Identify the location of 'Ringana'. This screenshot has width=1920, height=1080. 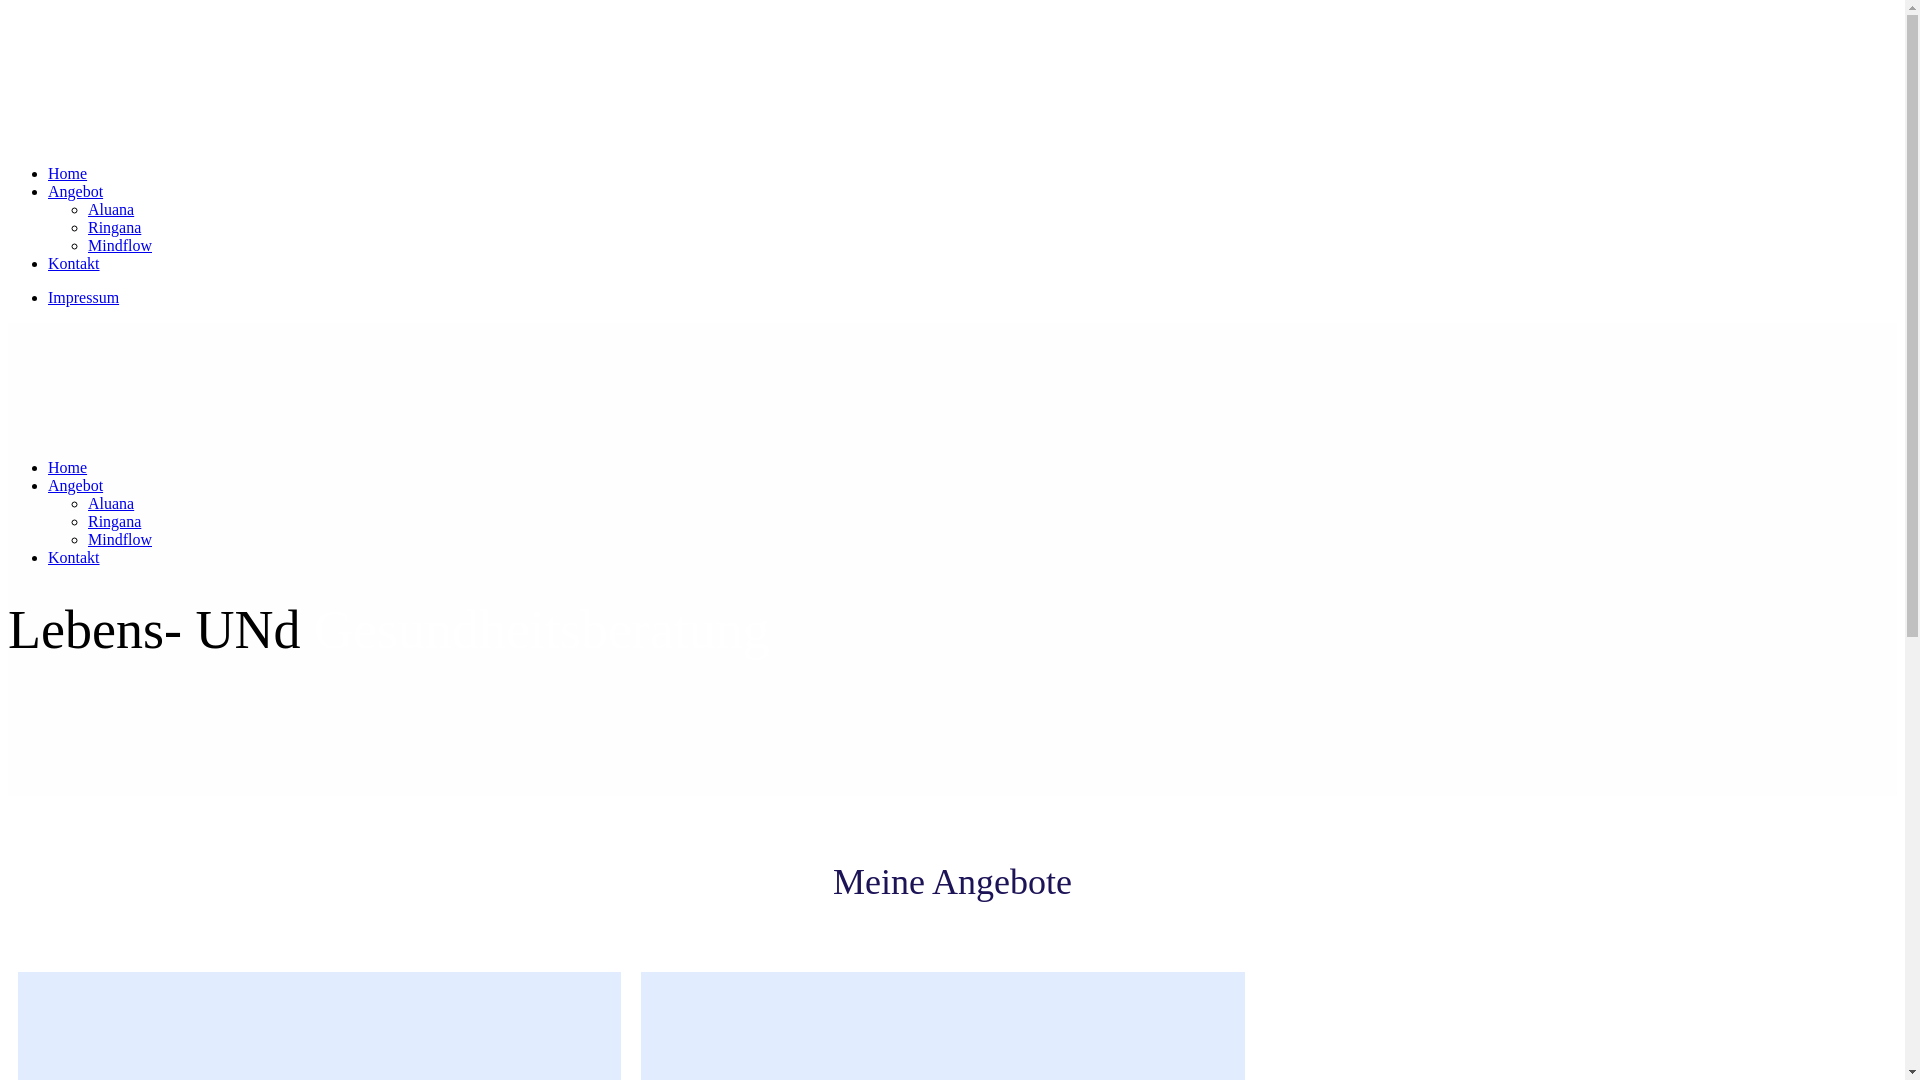
(113, 520).